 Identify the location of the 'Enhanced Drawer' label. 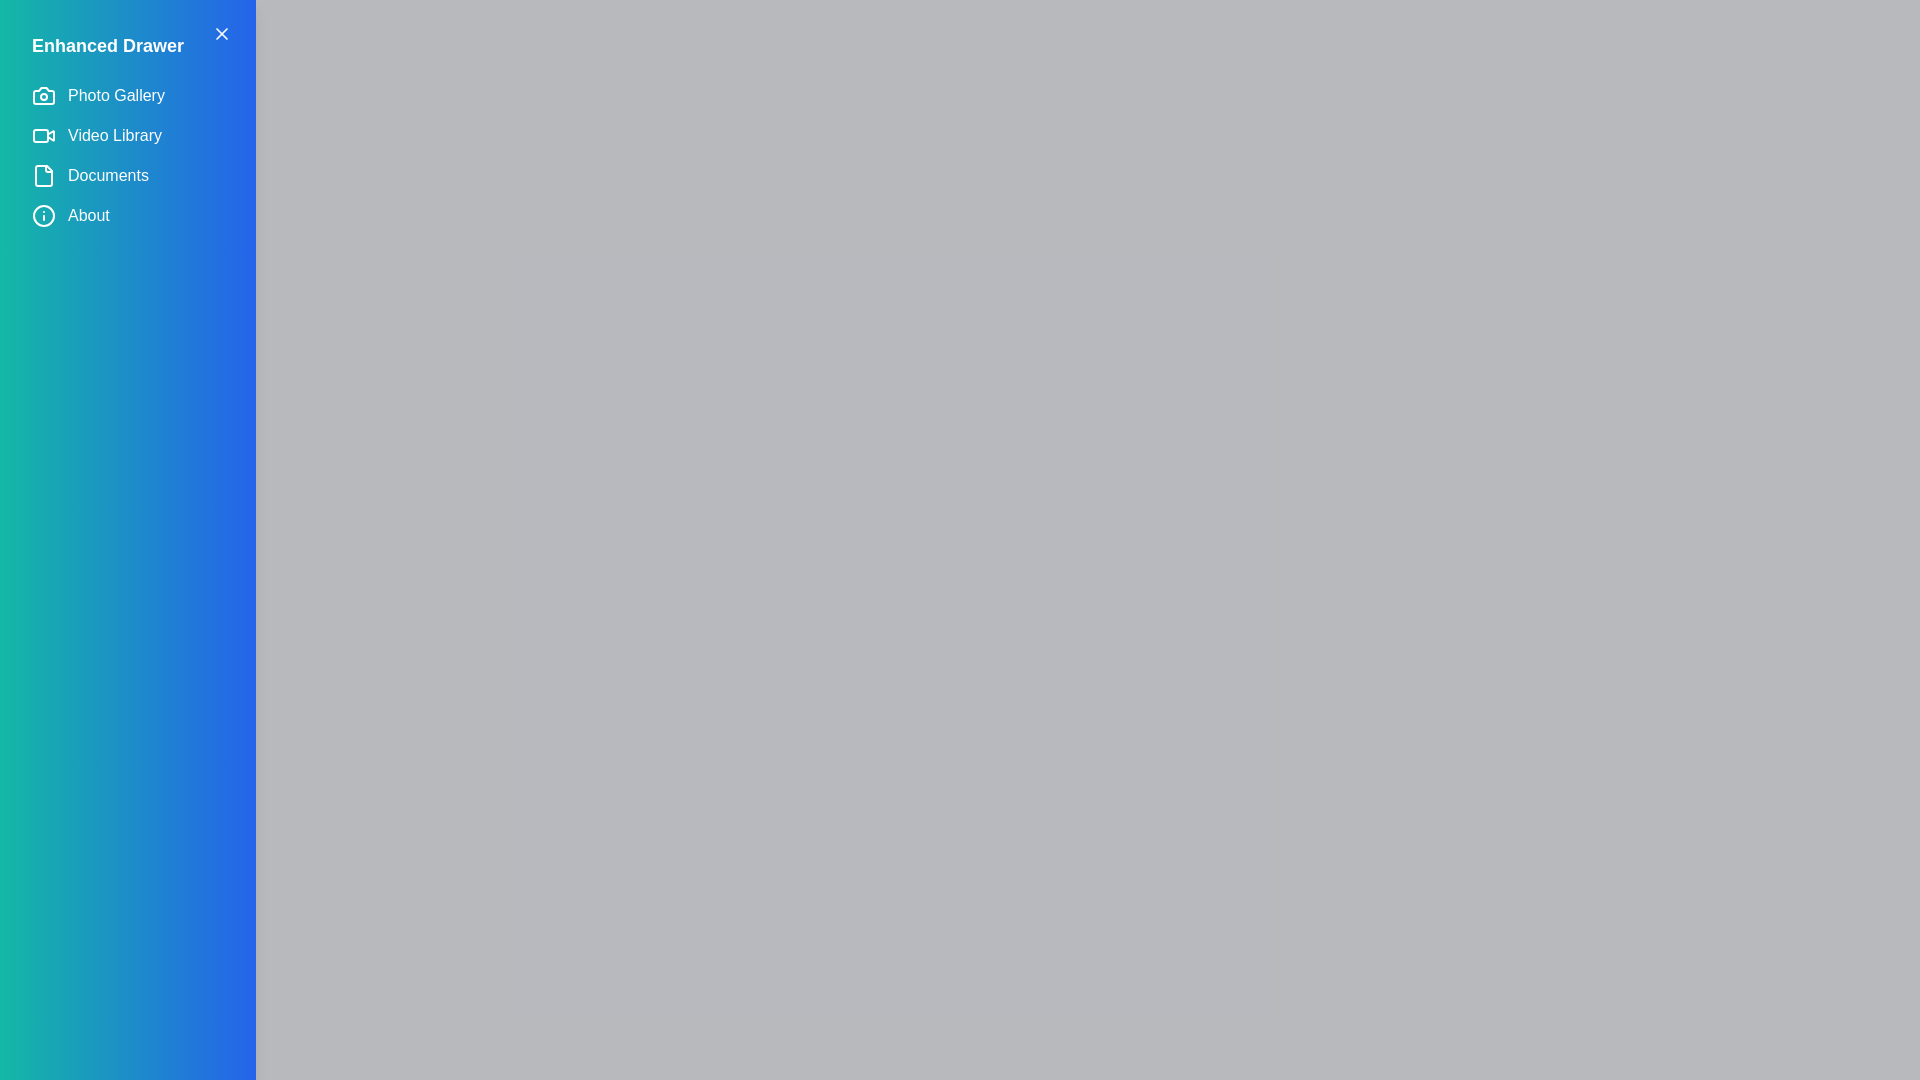
(107, 45).